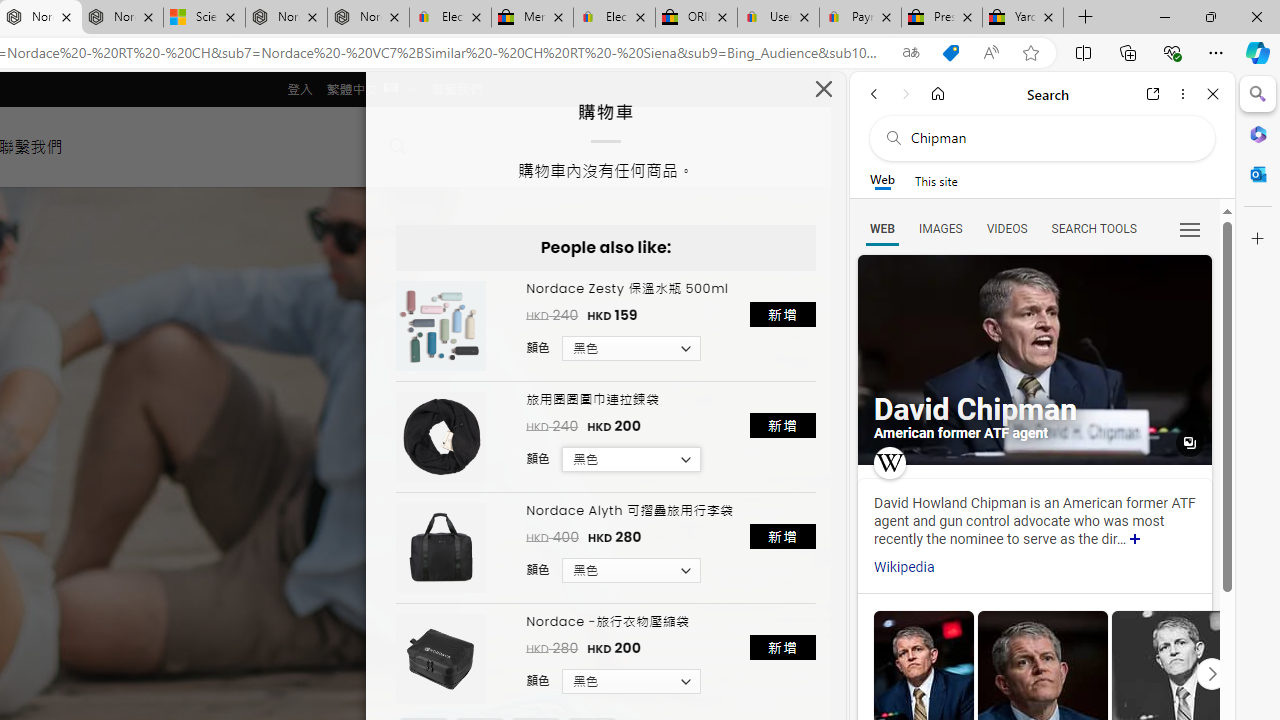 This screenshot has width=1280, height=720. I want to click on 'Home', so click(937, 93).